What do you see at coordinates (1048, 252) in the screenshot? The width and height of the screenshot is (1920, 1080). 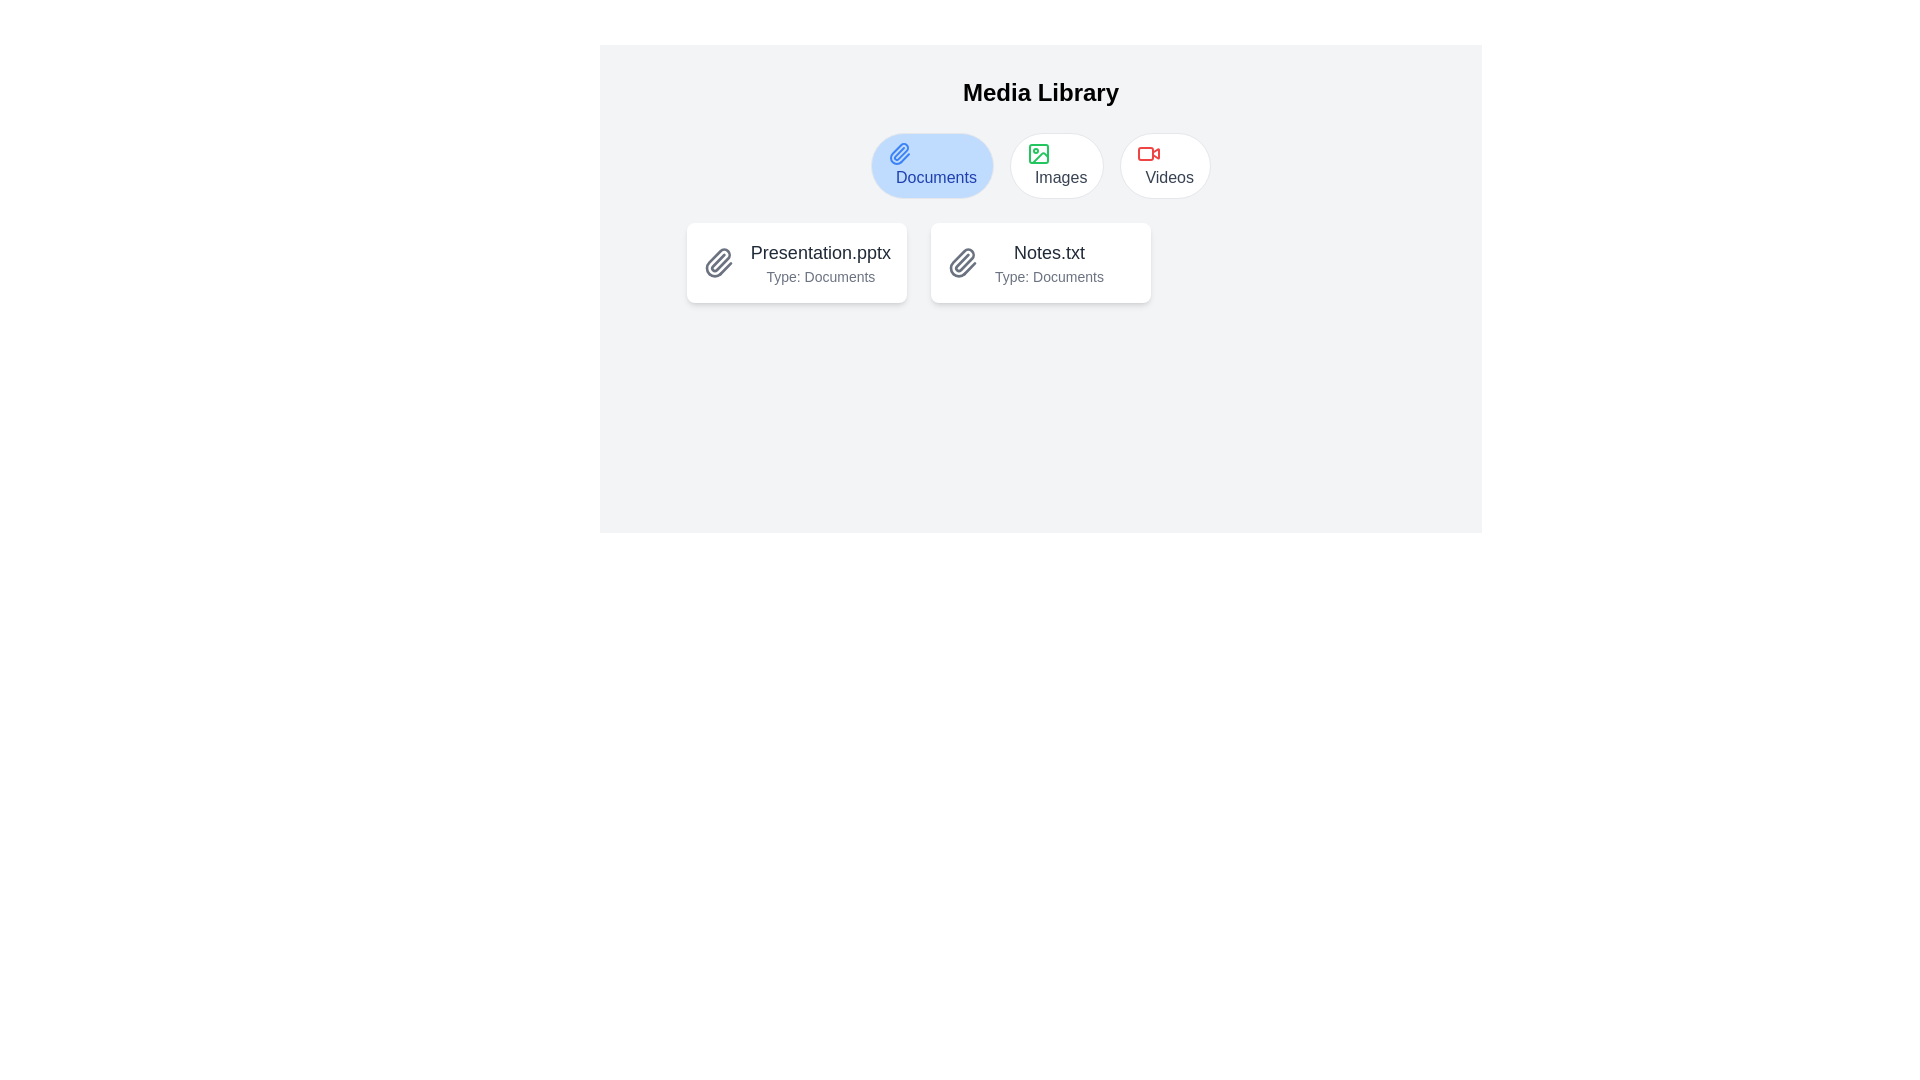 I see `the text label displaying 'Notes.txt' in a large and bold font style, located at the top portion of a card component` at bounding box center [1048, 252].